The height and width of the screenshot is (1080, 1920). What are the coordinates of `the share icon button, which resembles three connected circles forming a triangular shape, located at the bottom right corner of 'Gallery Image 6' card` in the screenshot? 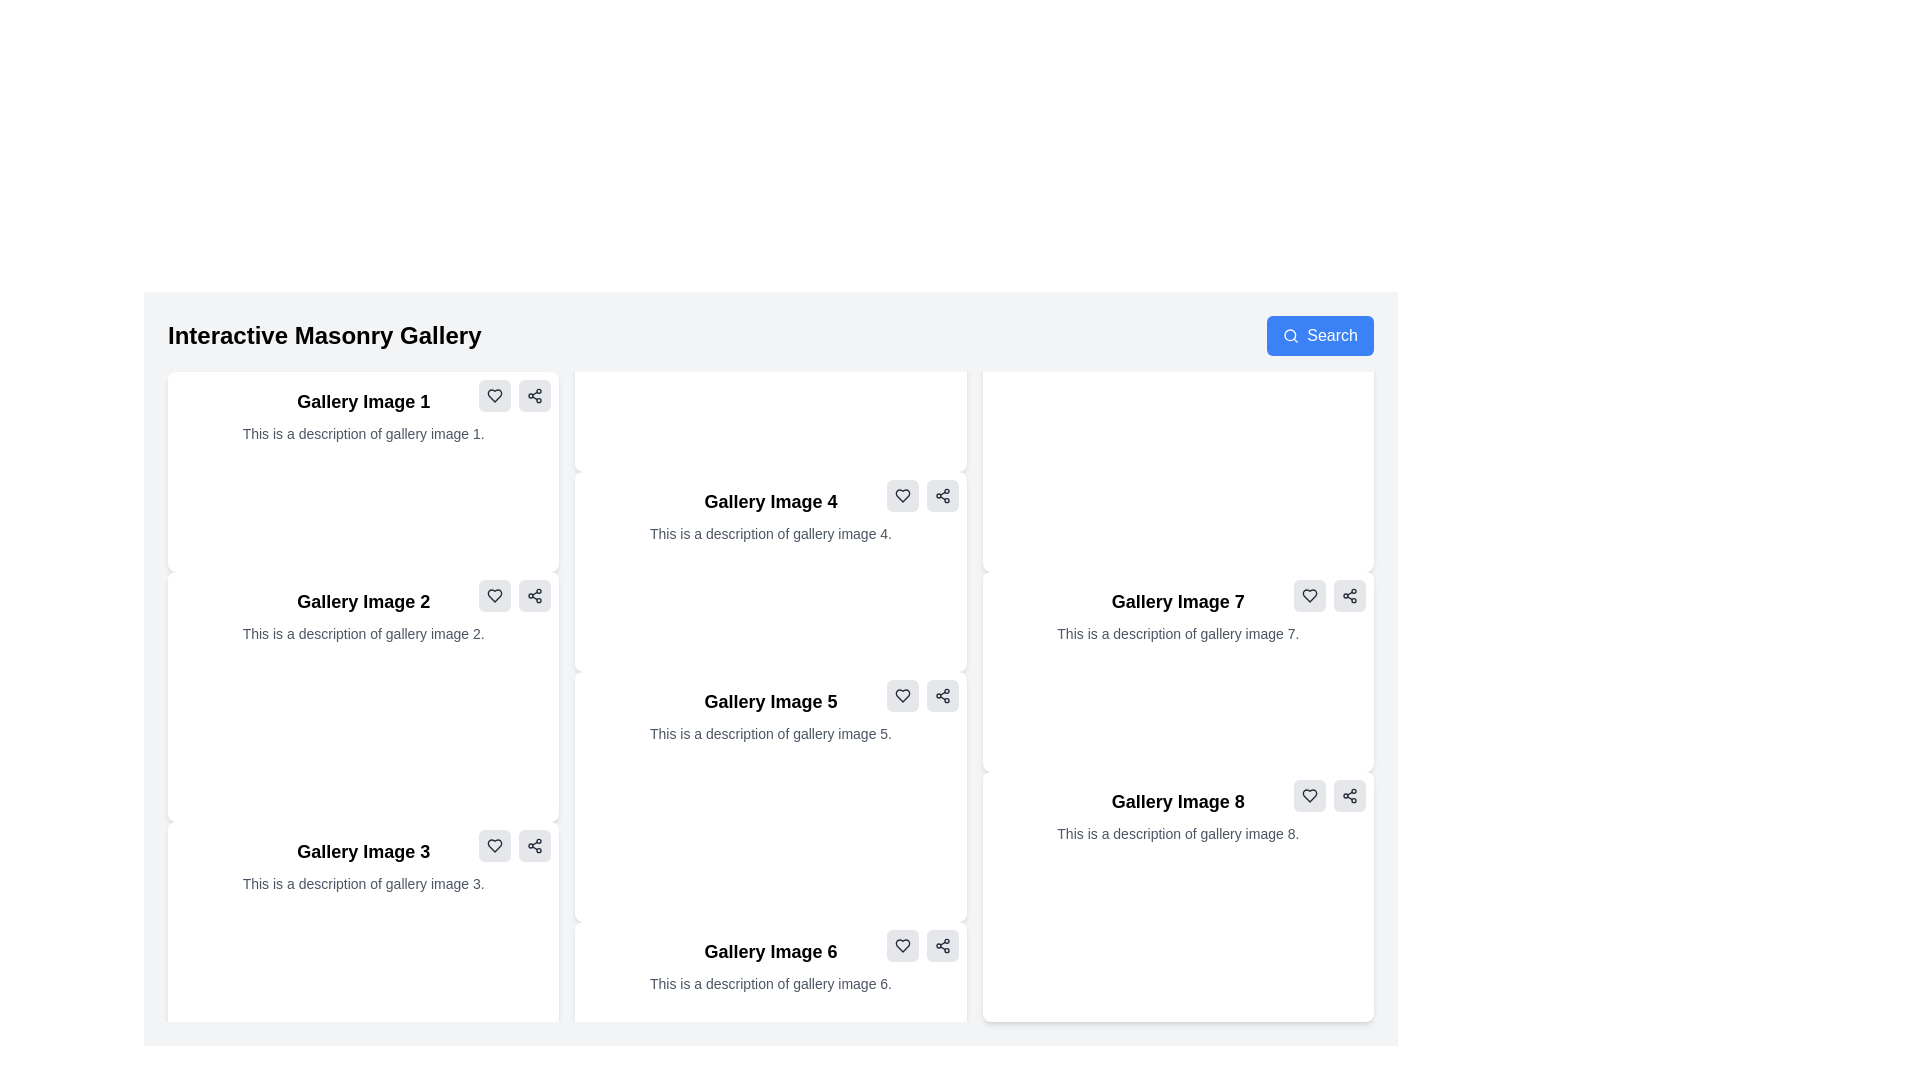 It's located at (941, 945).